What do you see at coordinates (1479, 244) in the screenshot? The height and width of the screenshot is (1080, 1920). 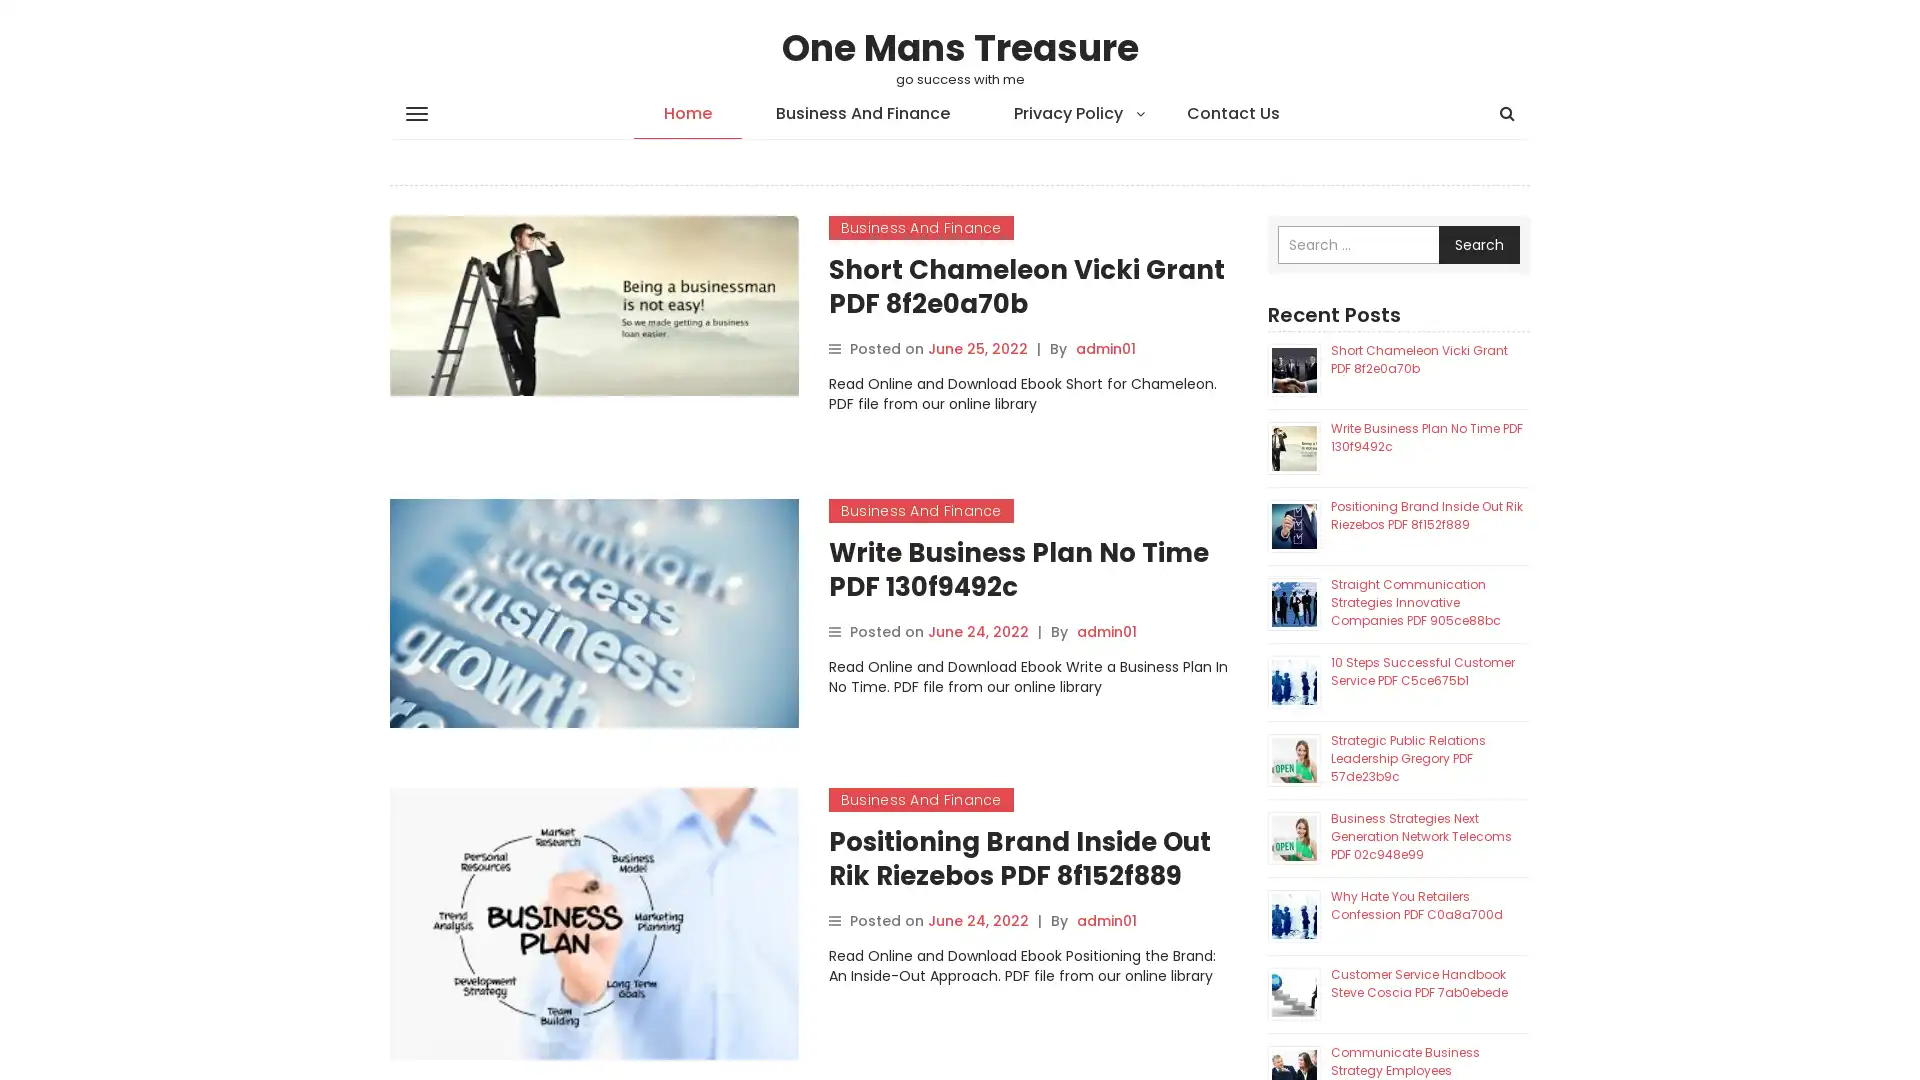 I see `Search` at bounding box center [1479, 244].